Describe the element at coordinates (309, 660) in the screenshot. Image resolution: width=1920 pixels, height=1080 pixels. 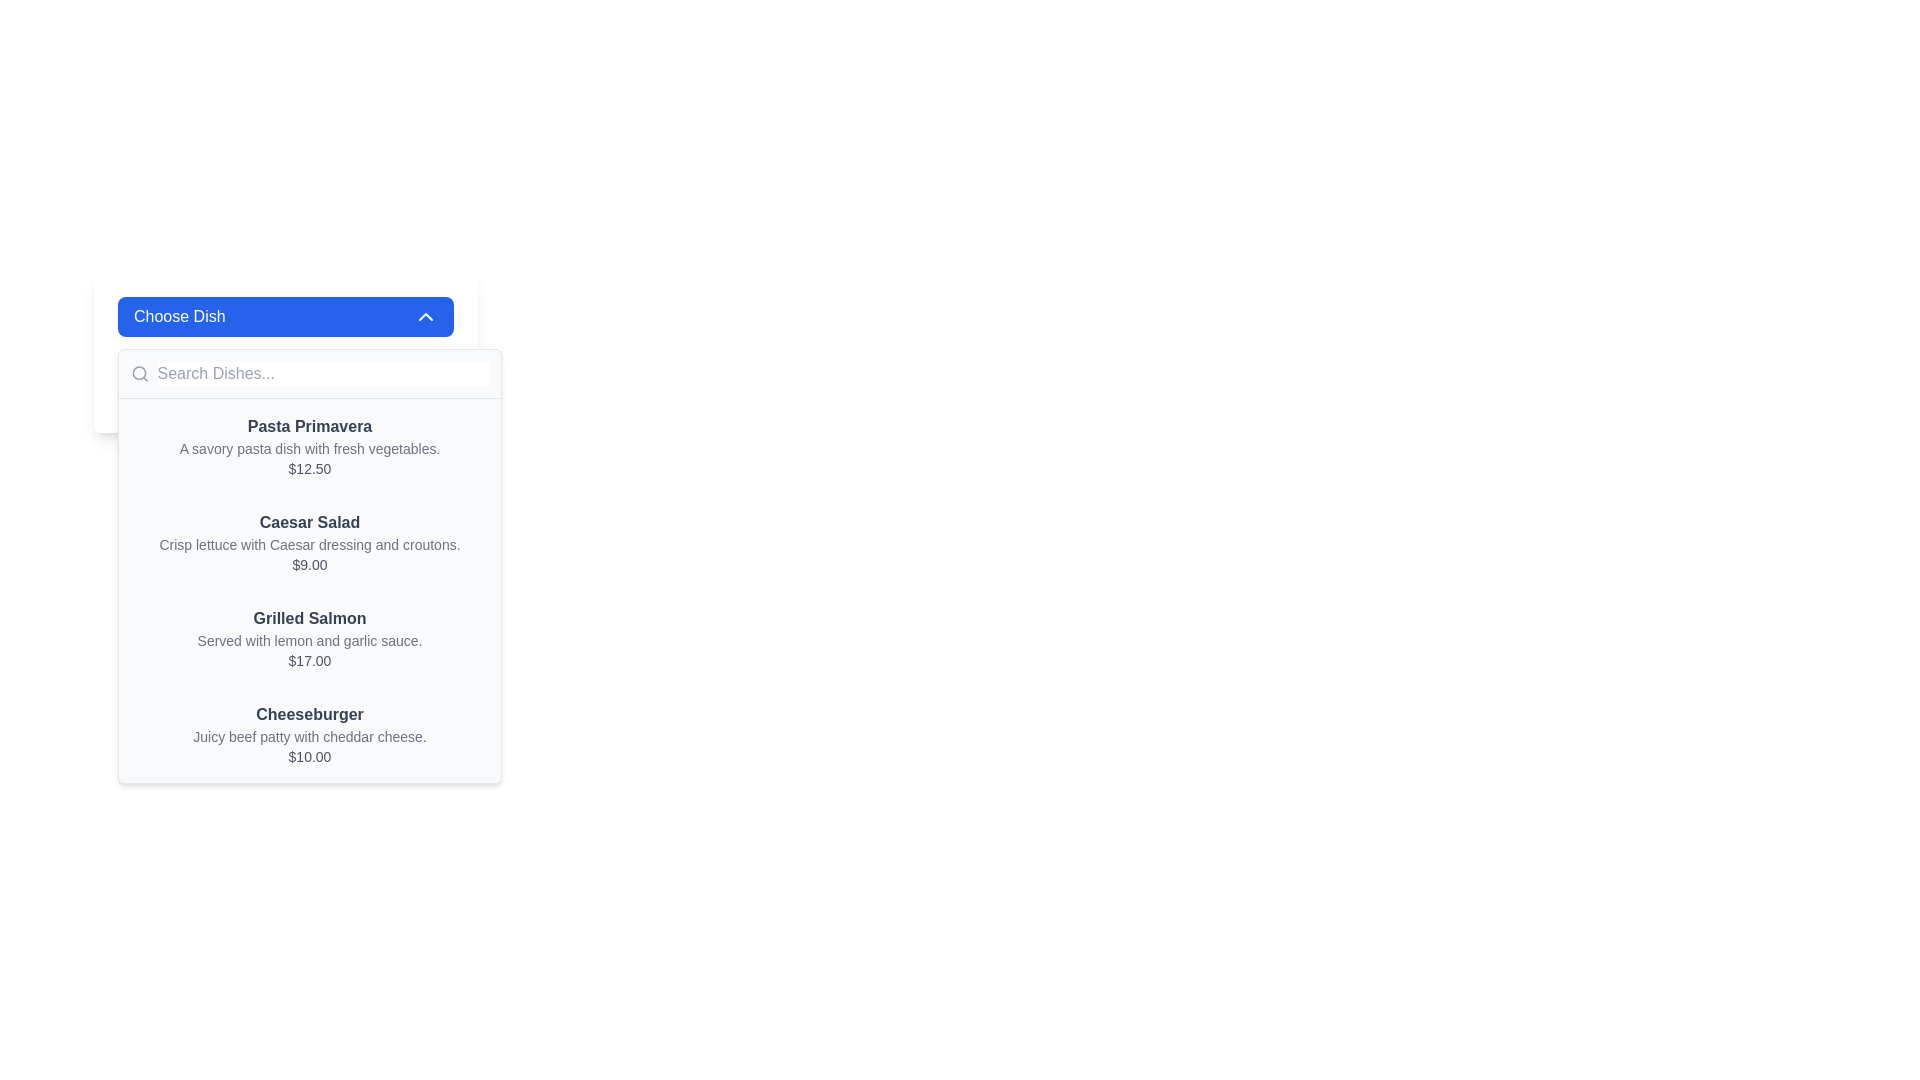
I see `displayed price of the dish labeled 'Grilled Salmon', which shows '$17.00' in muted gray color, located at the center of the menu list` at that location.